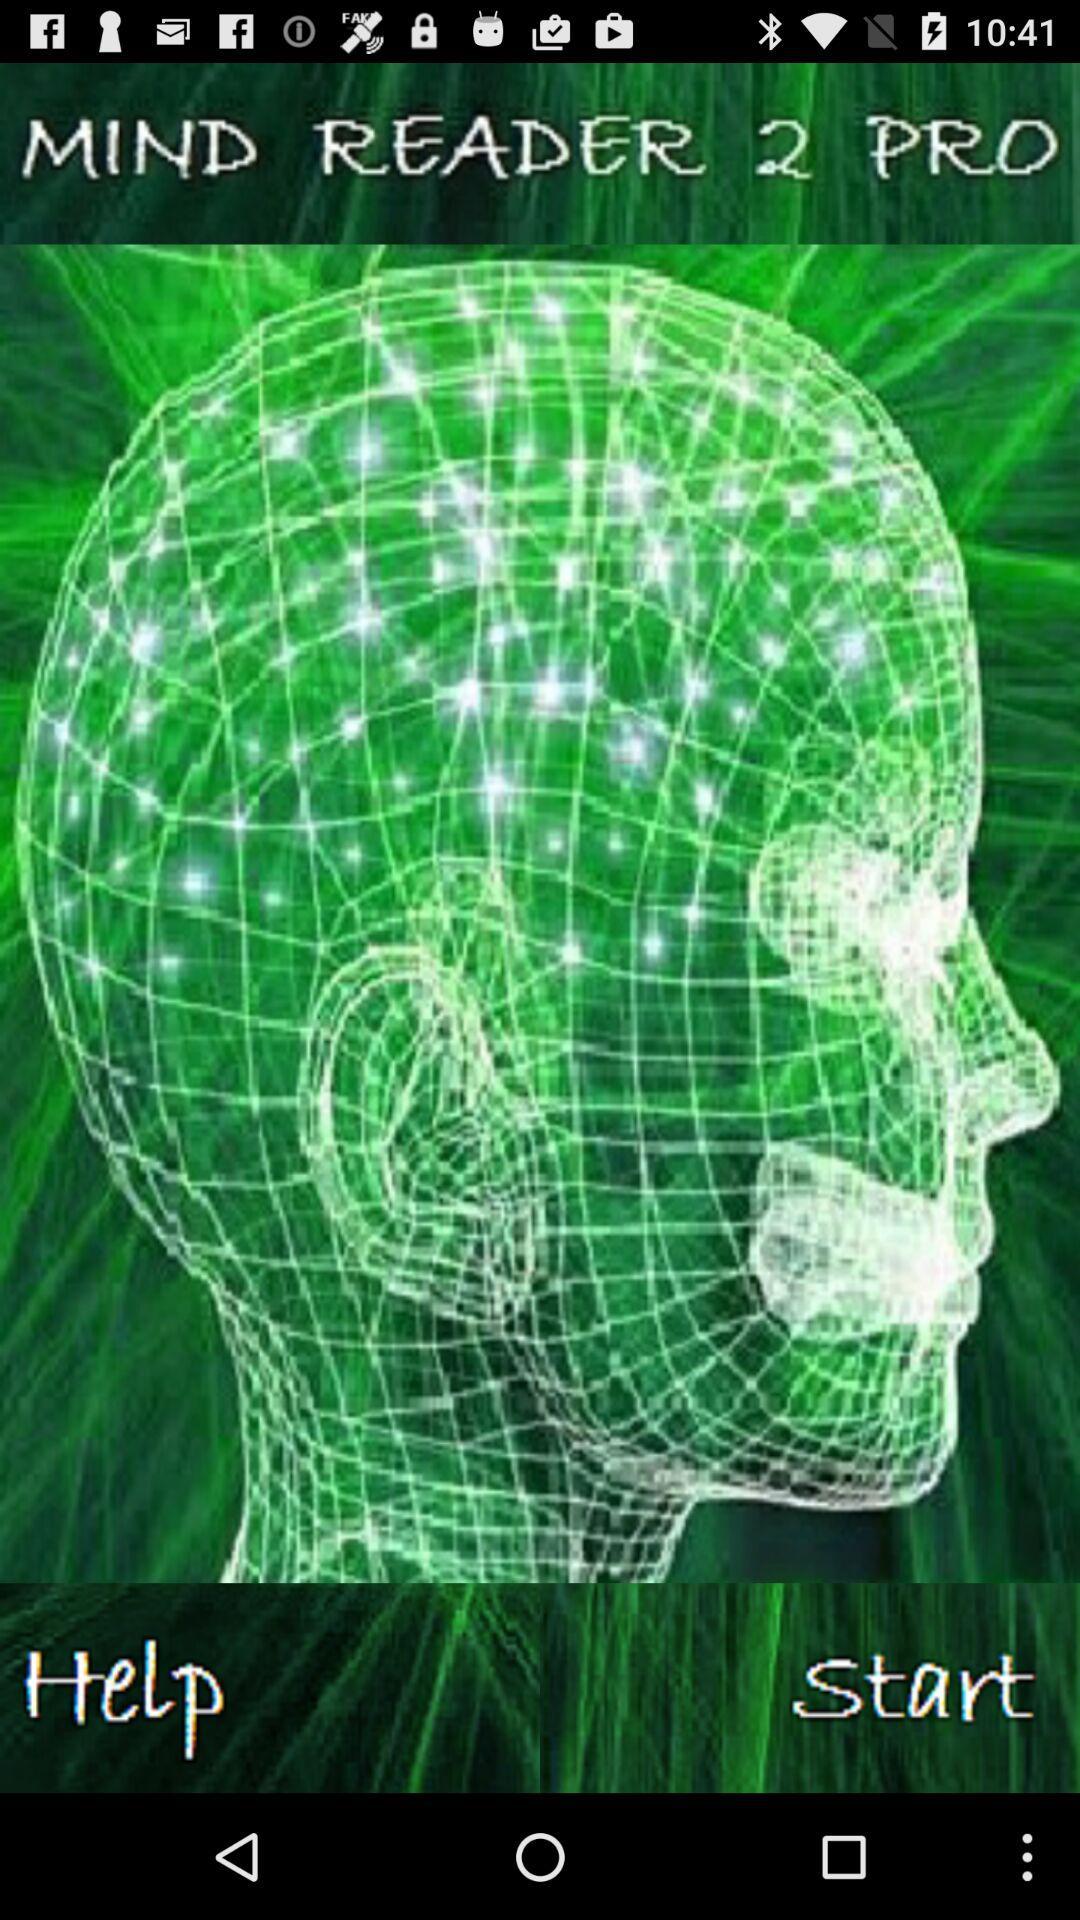  What do you see at coordinates (810, 1687) in the screenshot?
I see `start` at bounding box center [810, 1687].